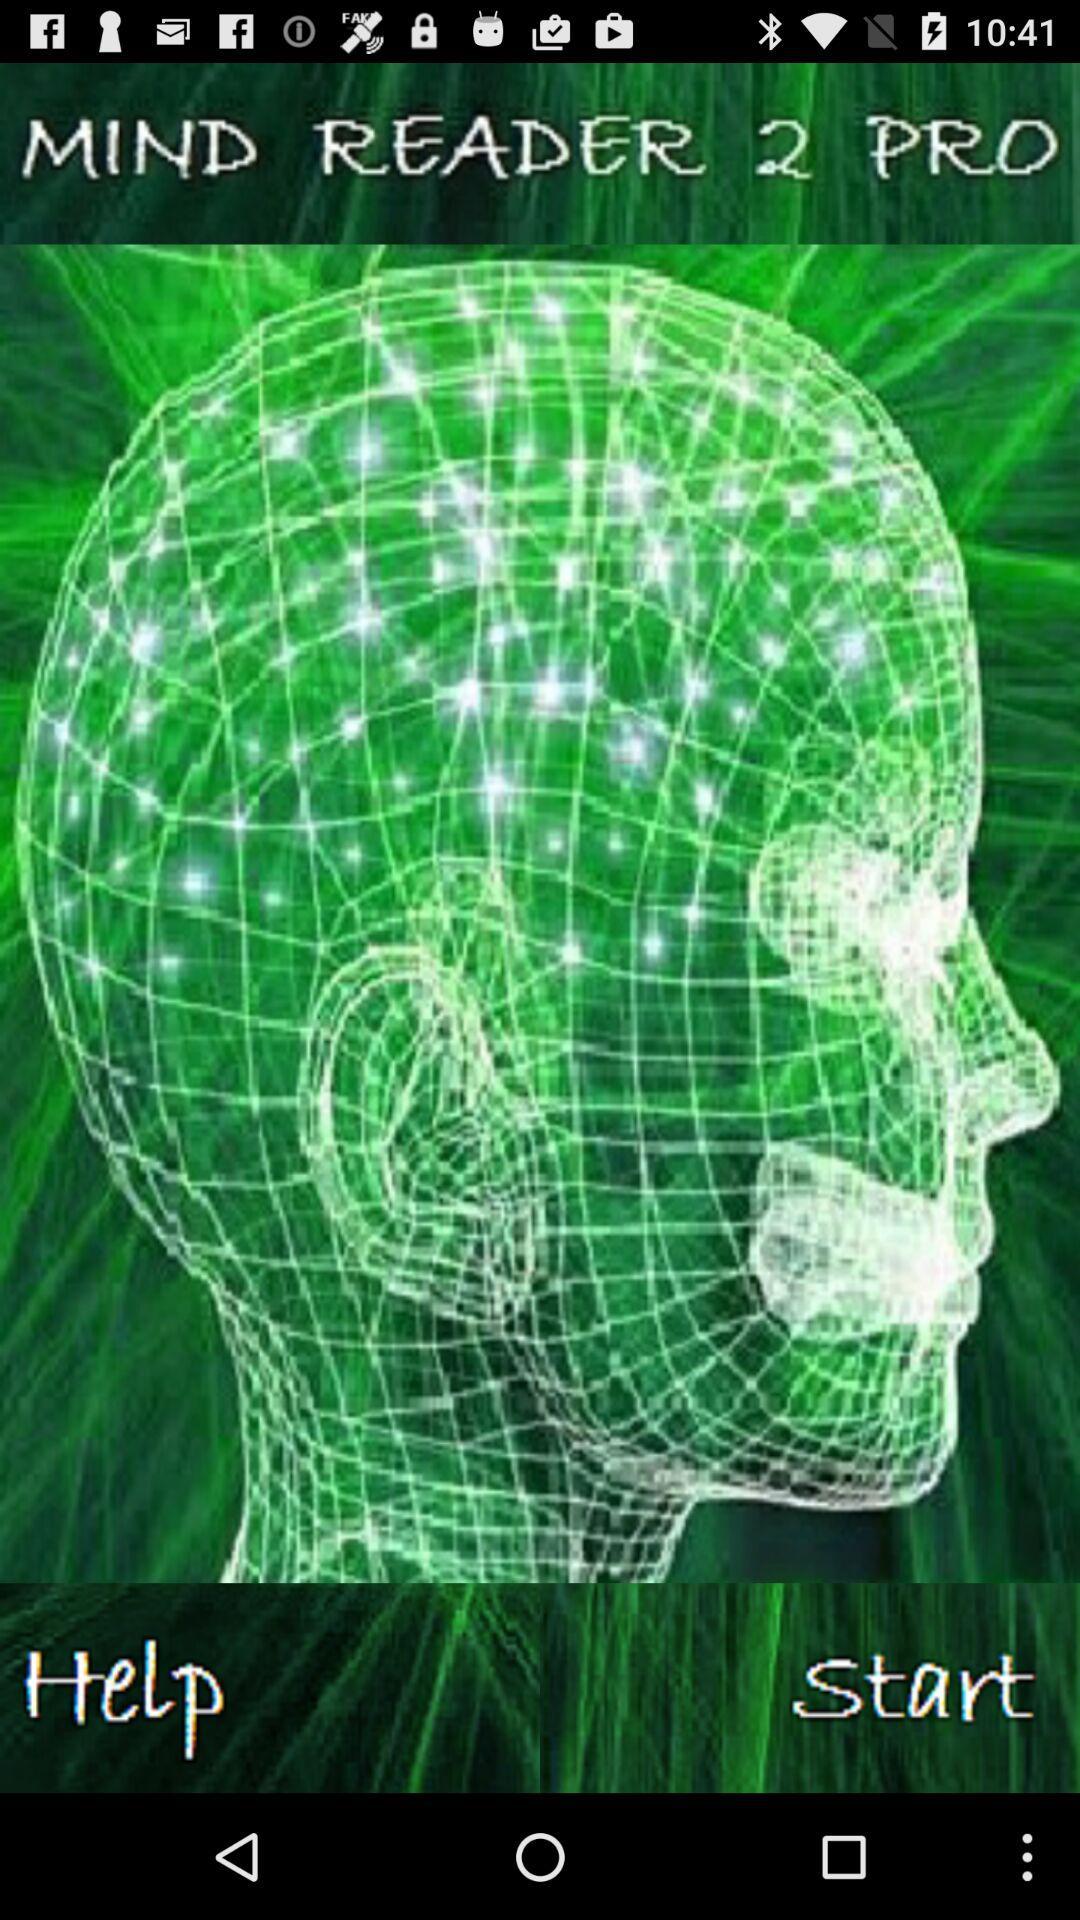  What do you see at coordinates (810, 1687) in the screenshot?
I see `start` at bounding box center [810, 1687].